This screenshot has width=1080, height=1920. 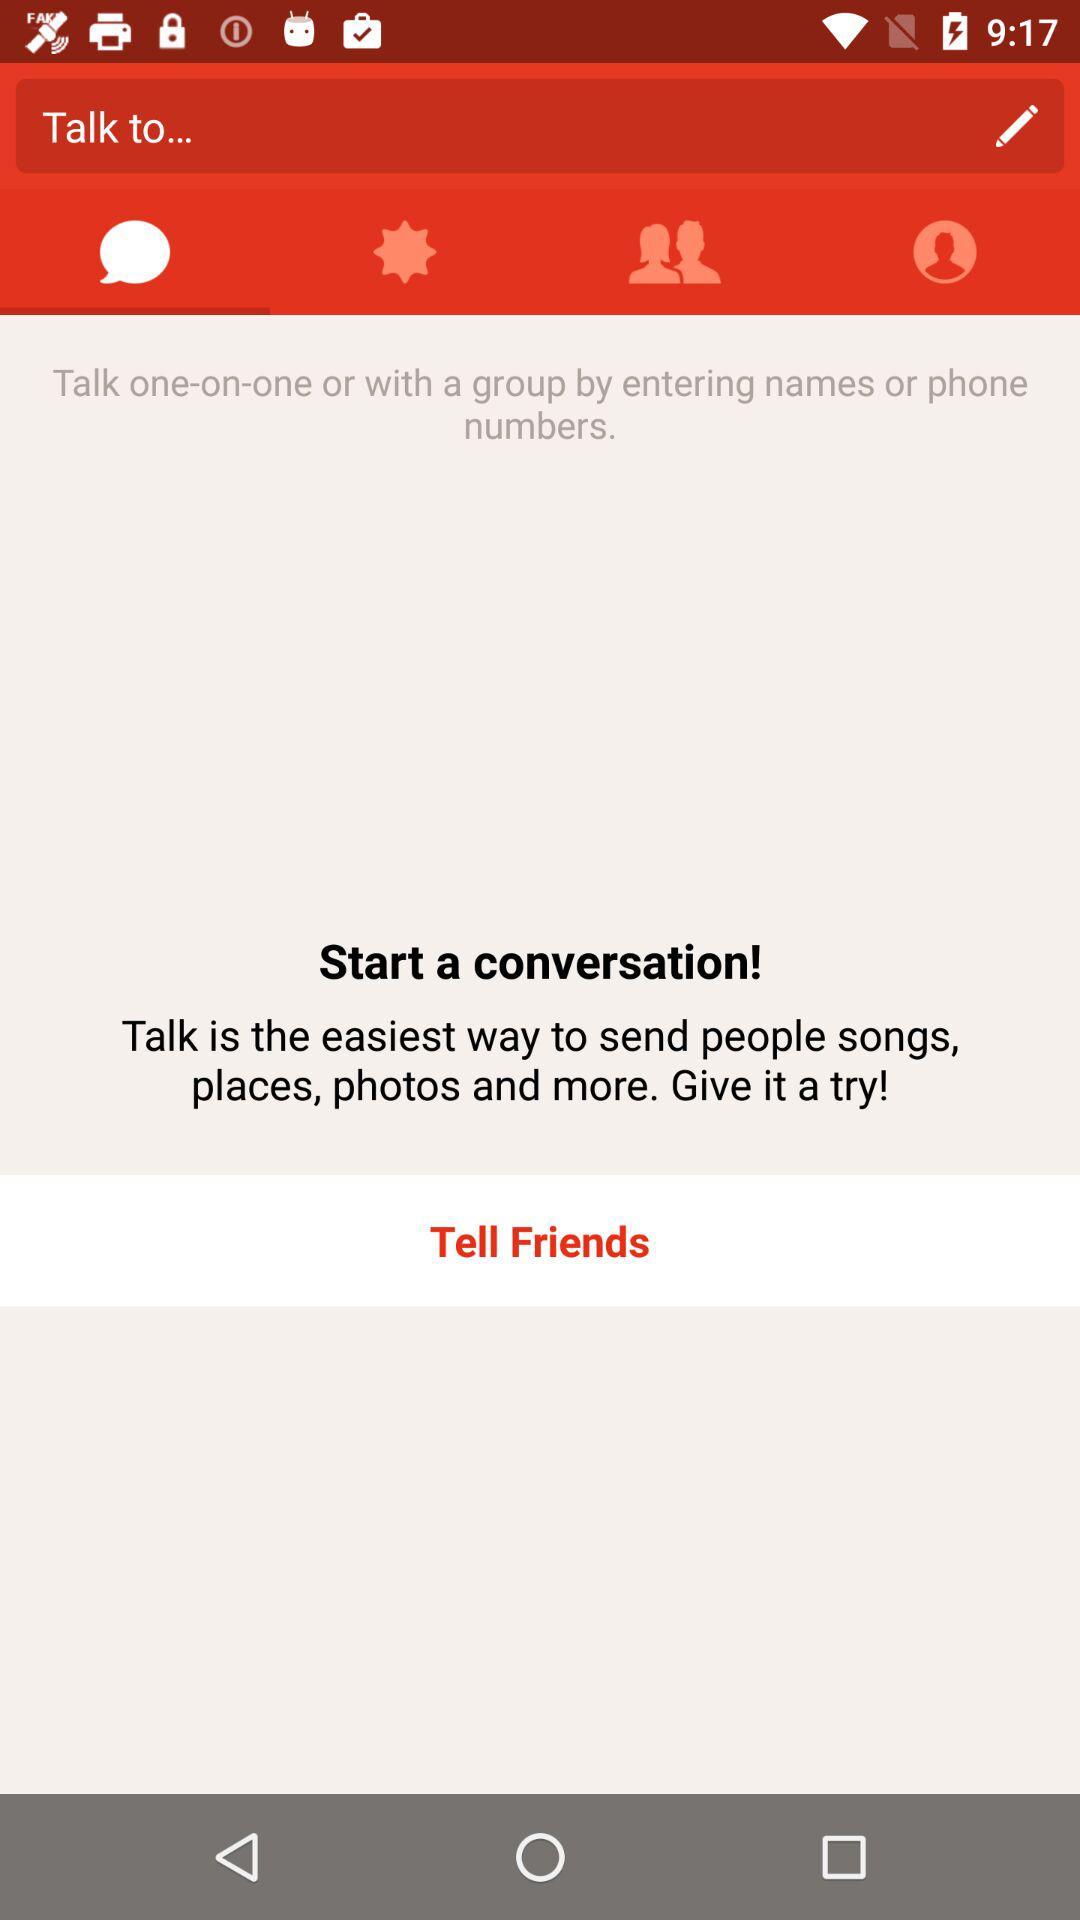 I want to click on open contacts, so click(x=675, y=251).